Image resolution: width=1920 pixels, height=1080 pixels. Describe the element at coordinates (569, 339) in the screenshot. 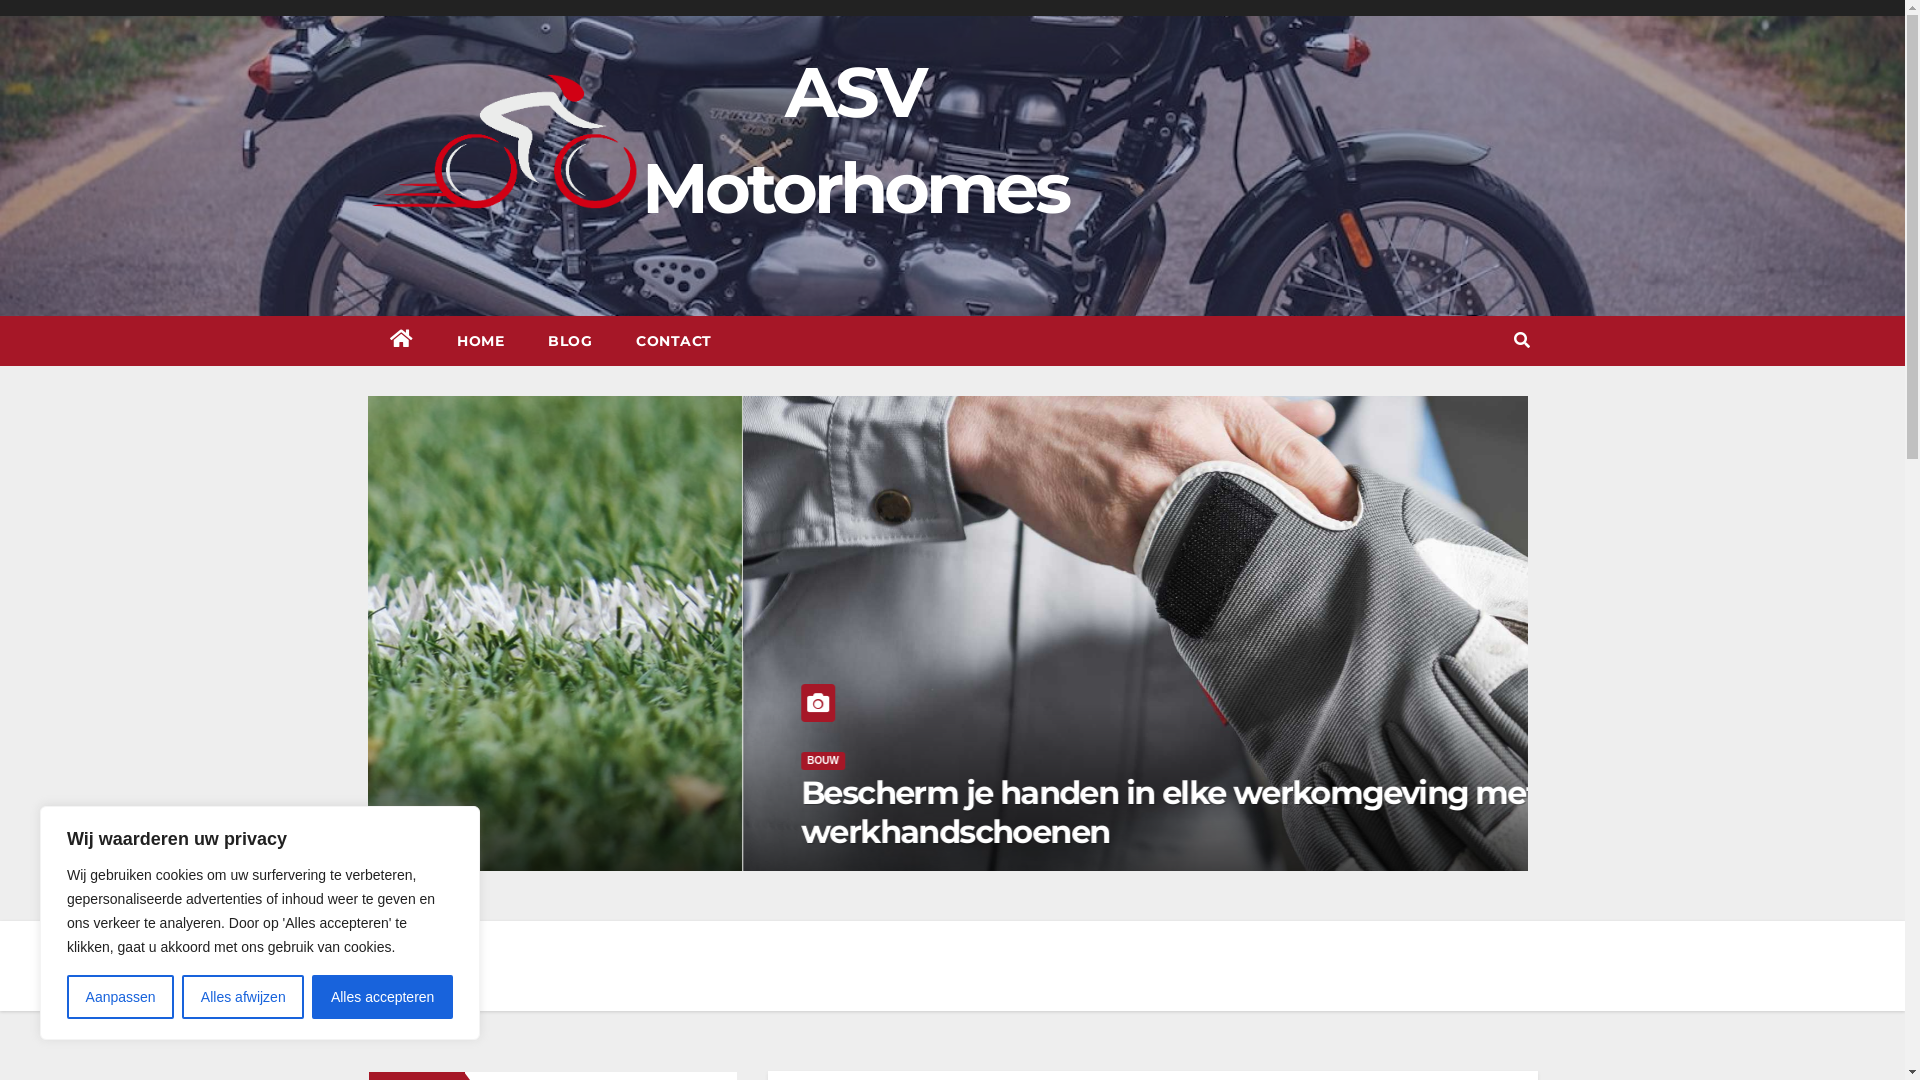

I see `'BLOG'` at that location.